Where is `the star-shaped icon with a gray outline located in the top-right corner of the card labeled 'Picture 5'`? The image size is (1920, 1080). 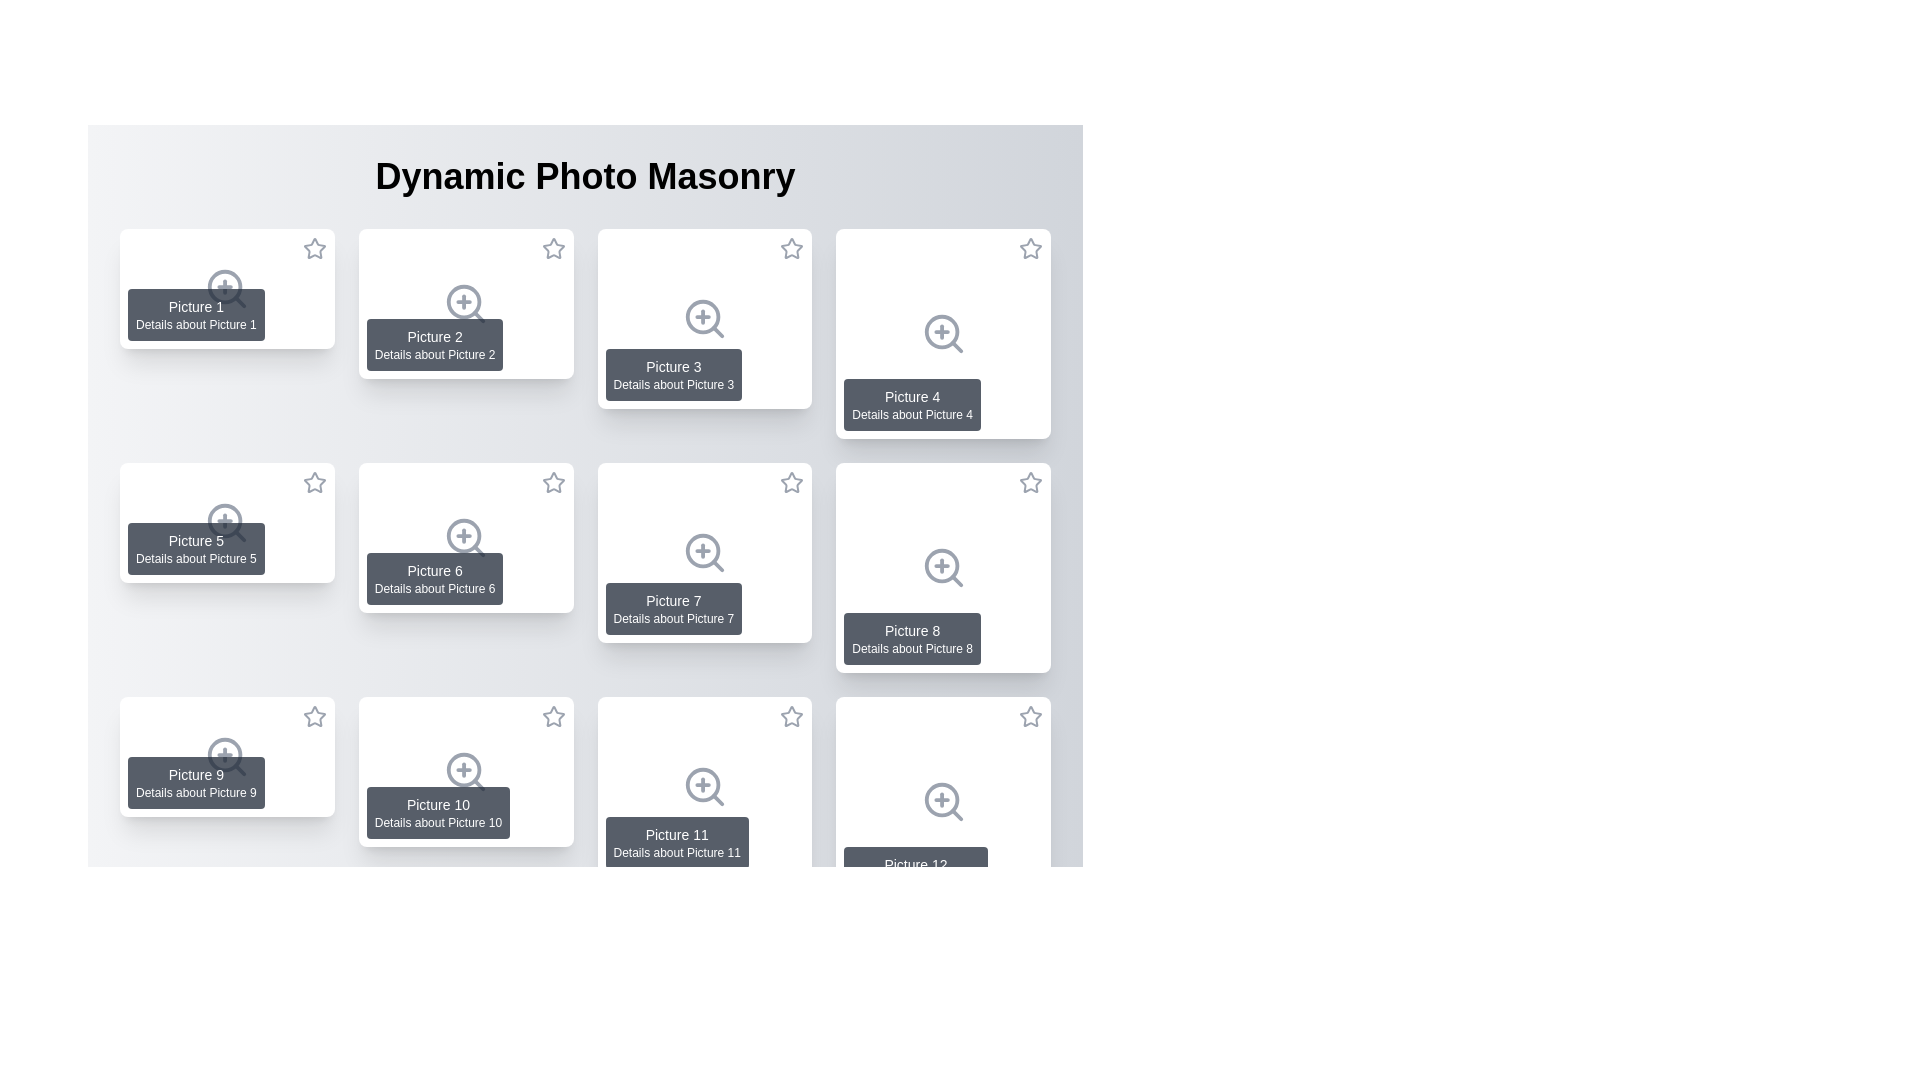 the star-shaped icon with a gray outline located in the top-right corner of the card labeled 'Picture 5' is located at coordinates (313, 482).